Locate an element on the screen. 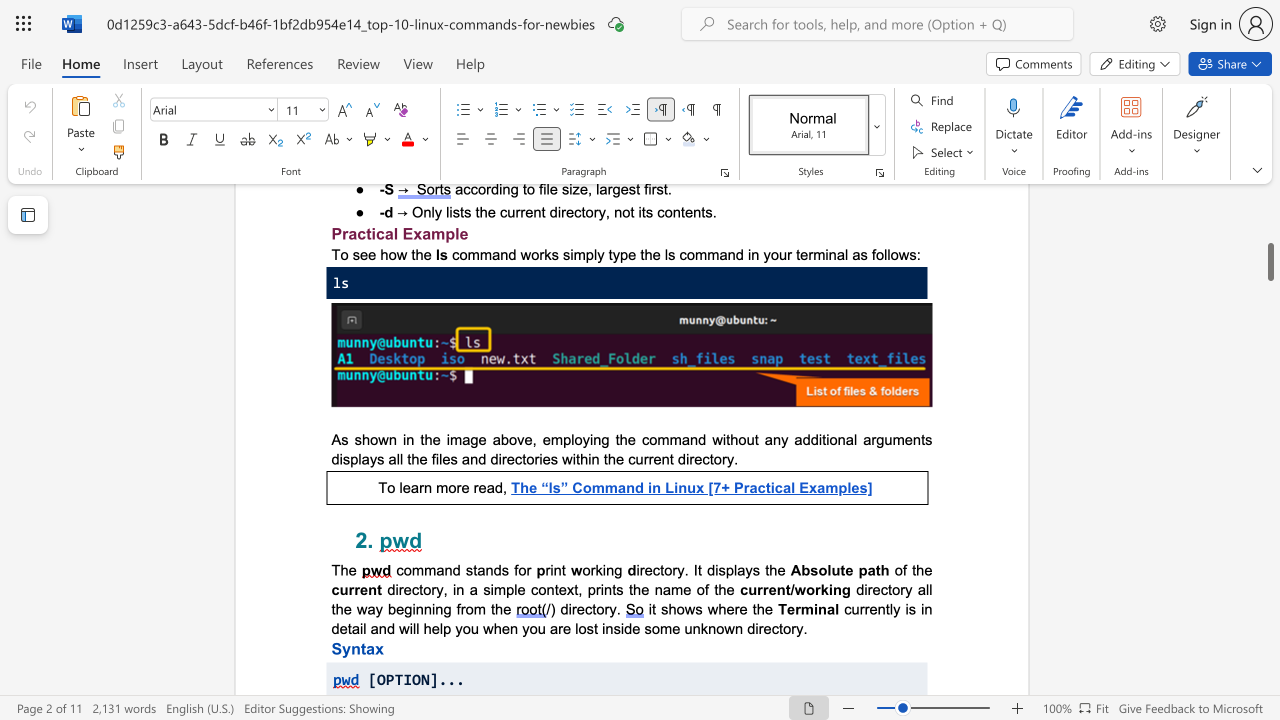 The width and height of the screenshot is (1280, 720). the subset text "me unknown" within the text "currently is in detail and will help you when you are lost inside some unknown directory." is located at coordinates (659, 627).